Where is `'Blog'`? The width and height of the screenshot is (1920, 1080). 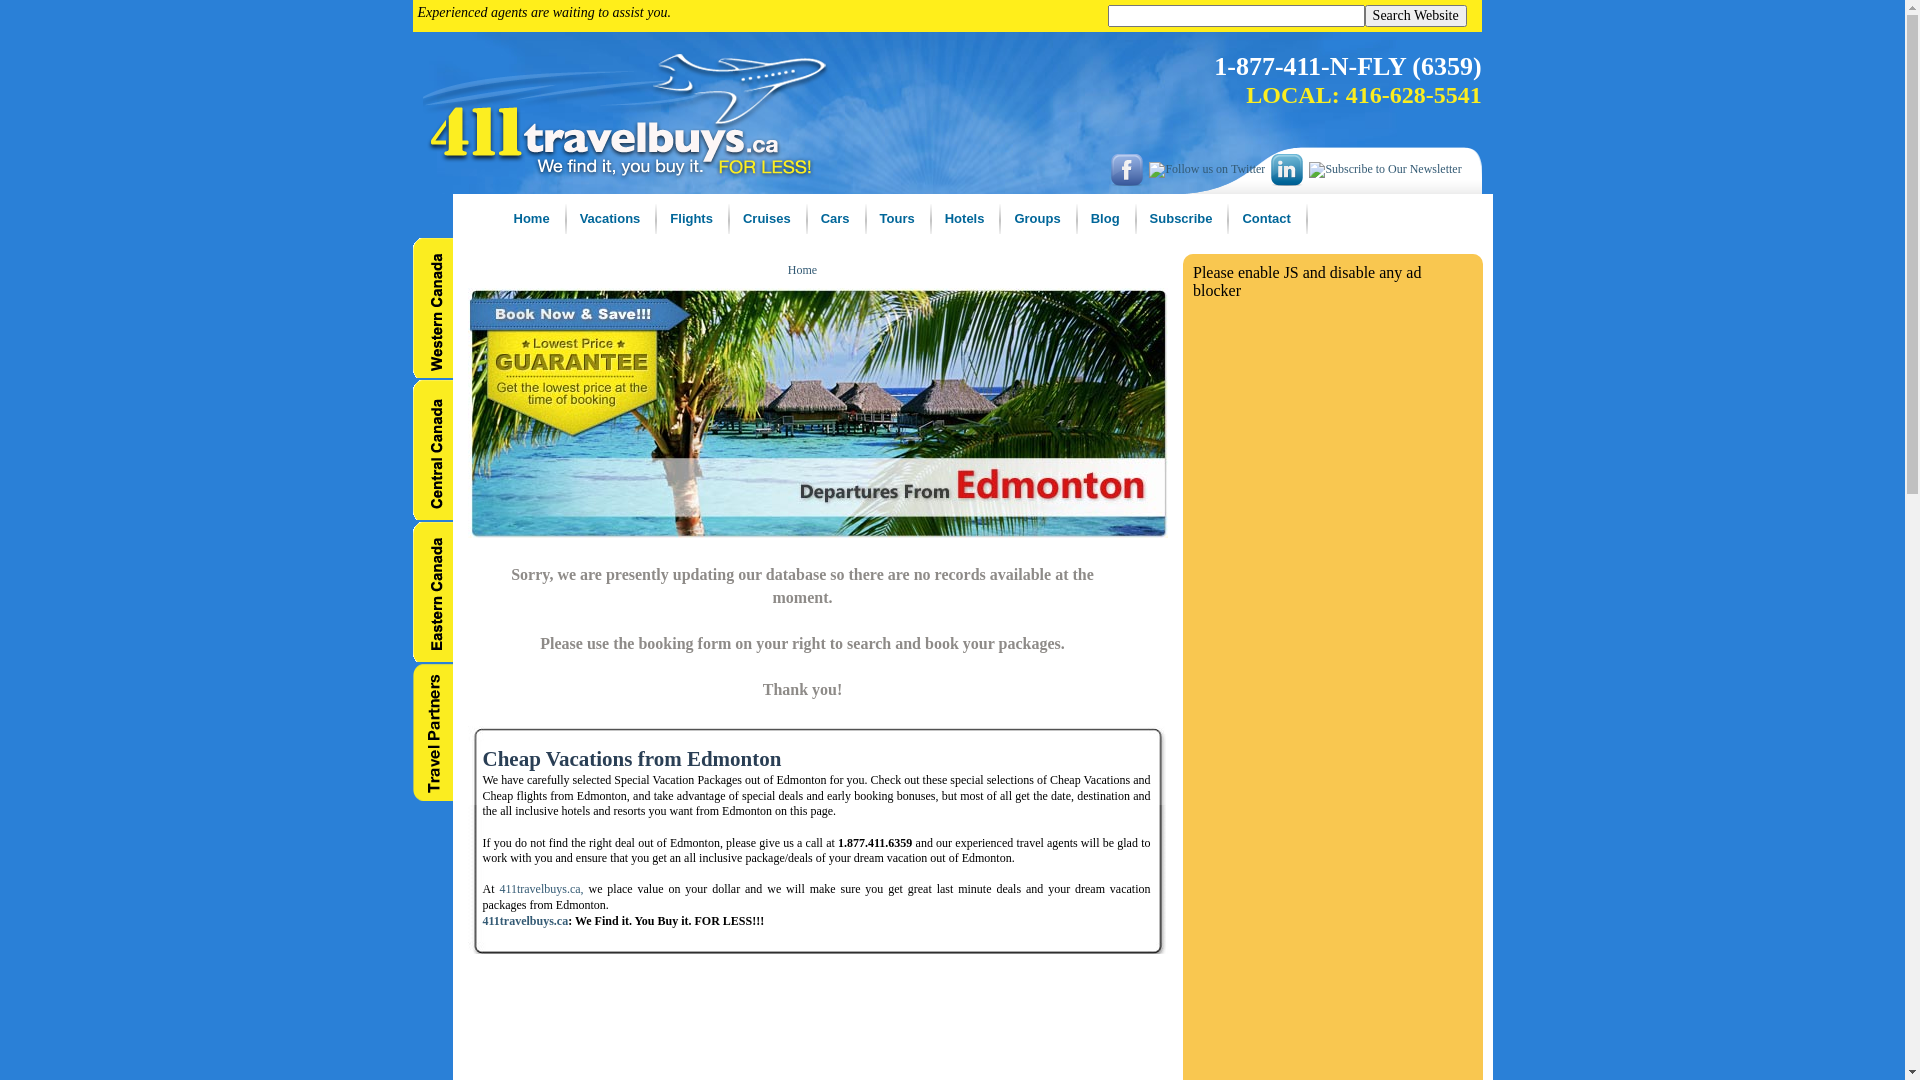 'Blog' is located at coordinates (1105, 219).